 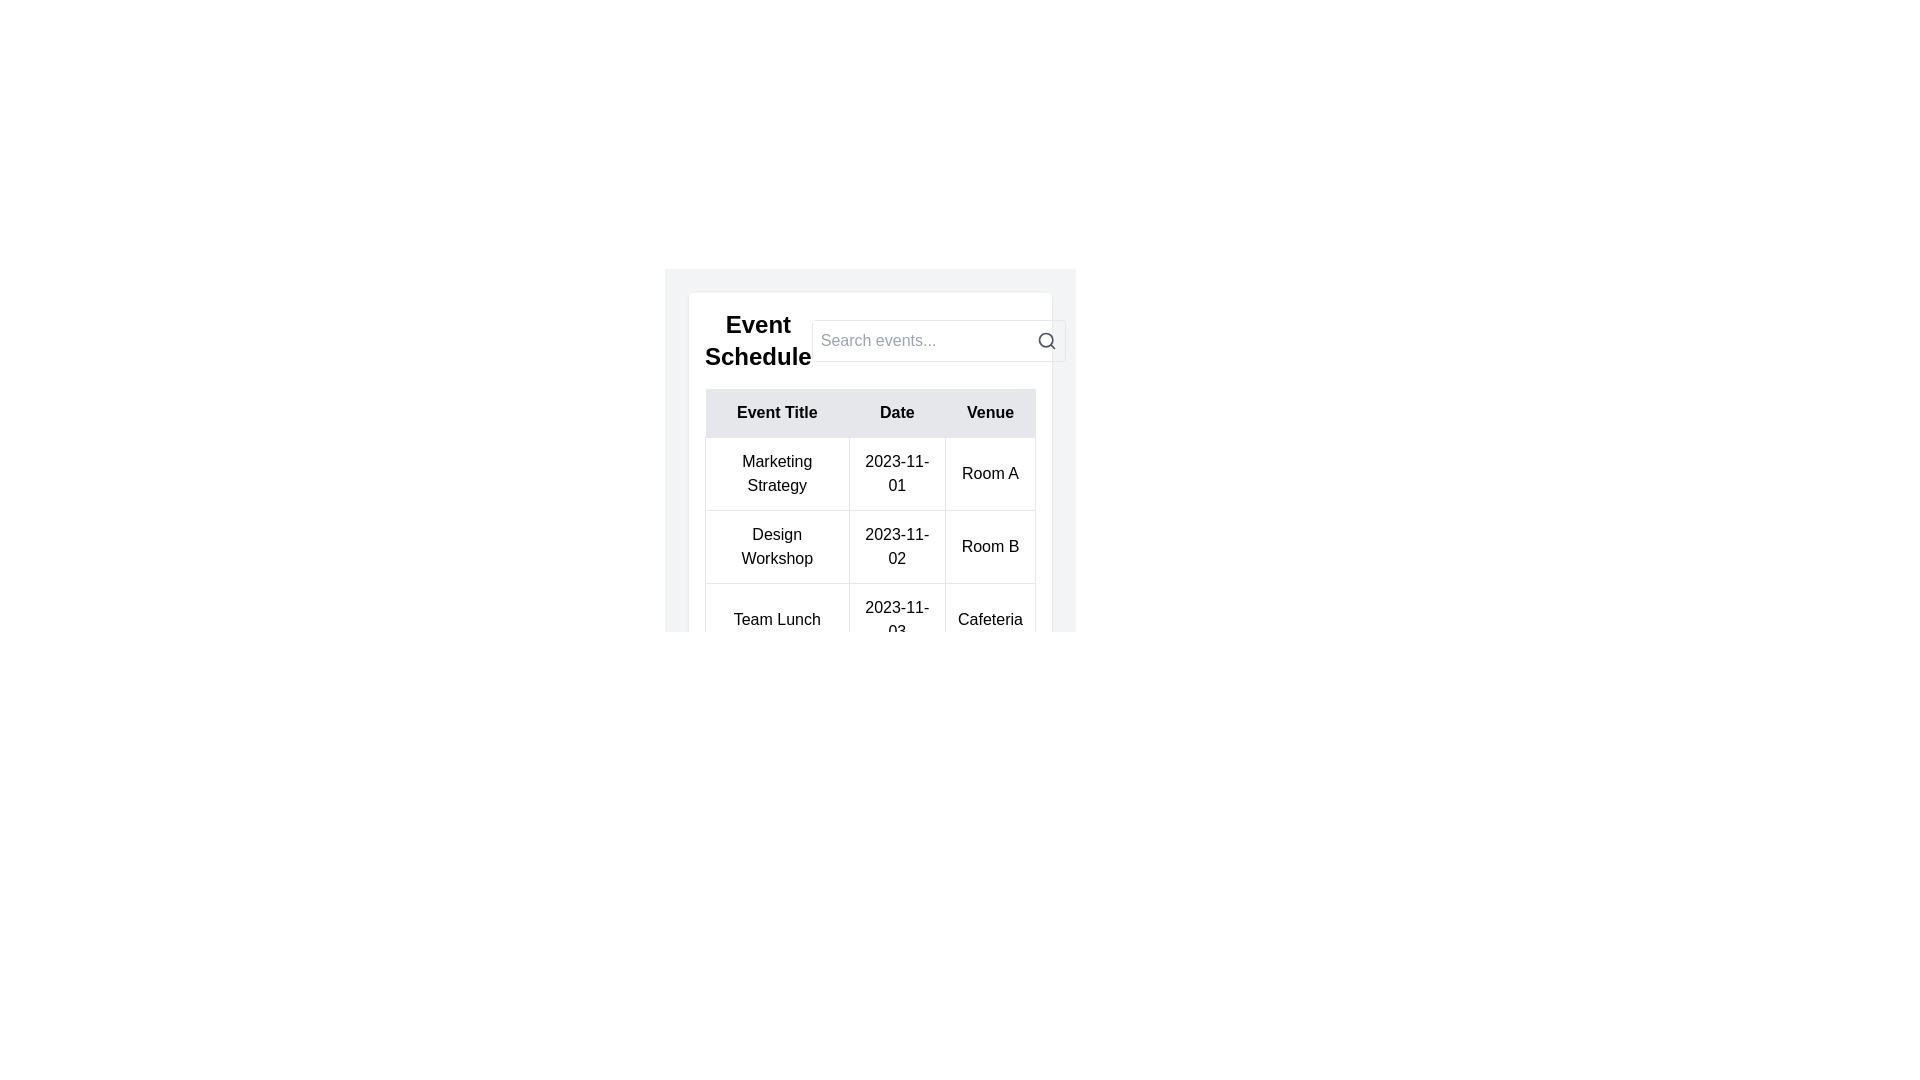 I want to click on the Text element displaying '2023-11-03' located in the third row of the table under the 'Date' column, bordered with a thin frame, so click(x=896, y=619).